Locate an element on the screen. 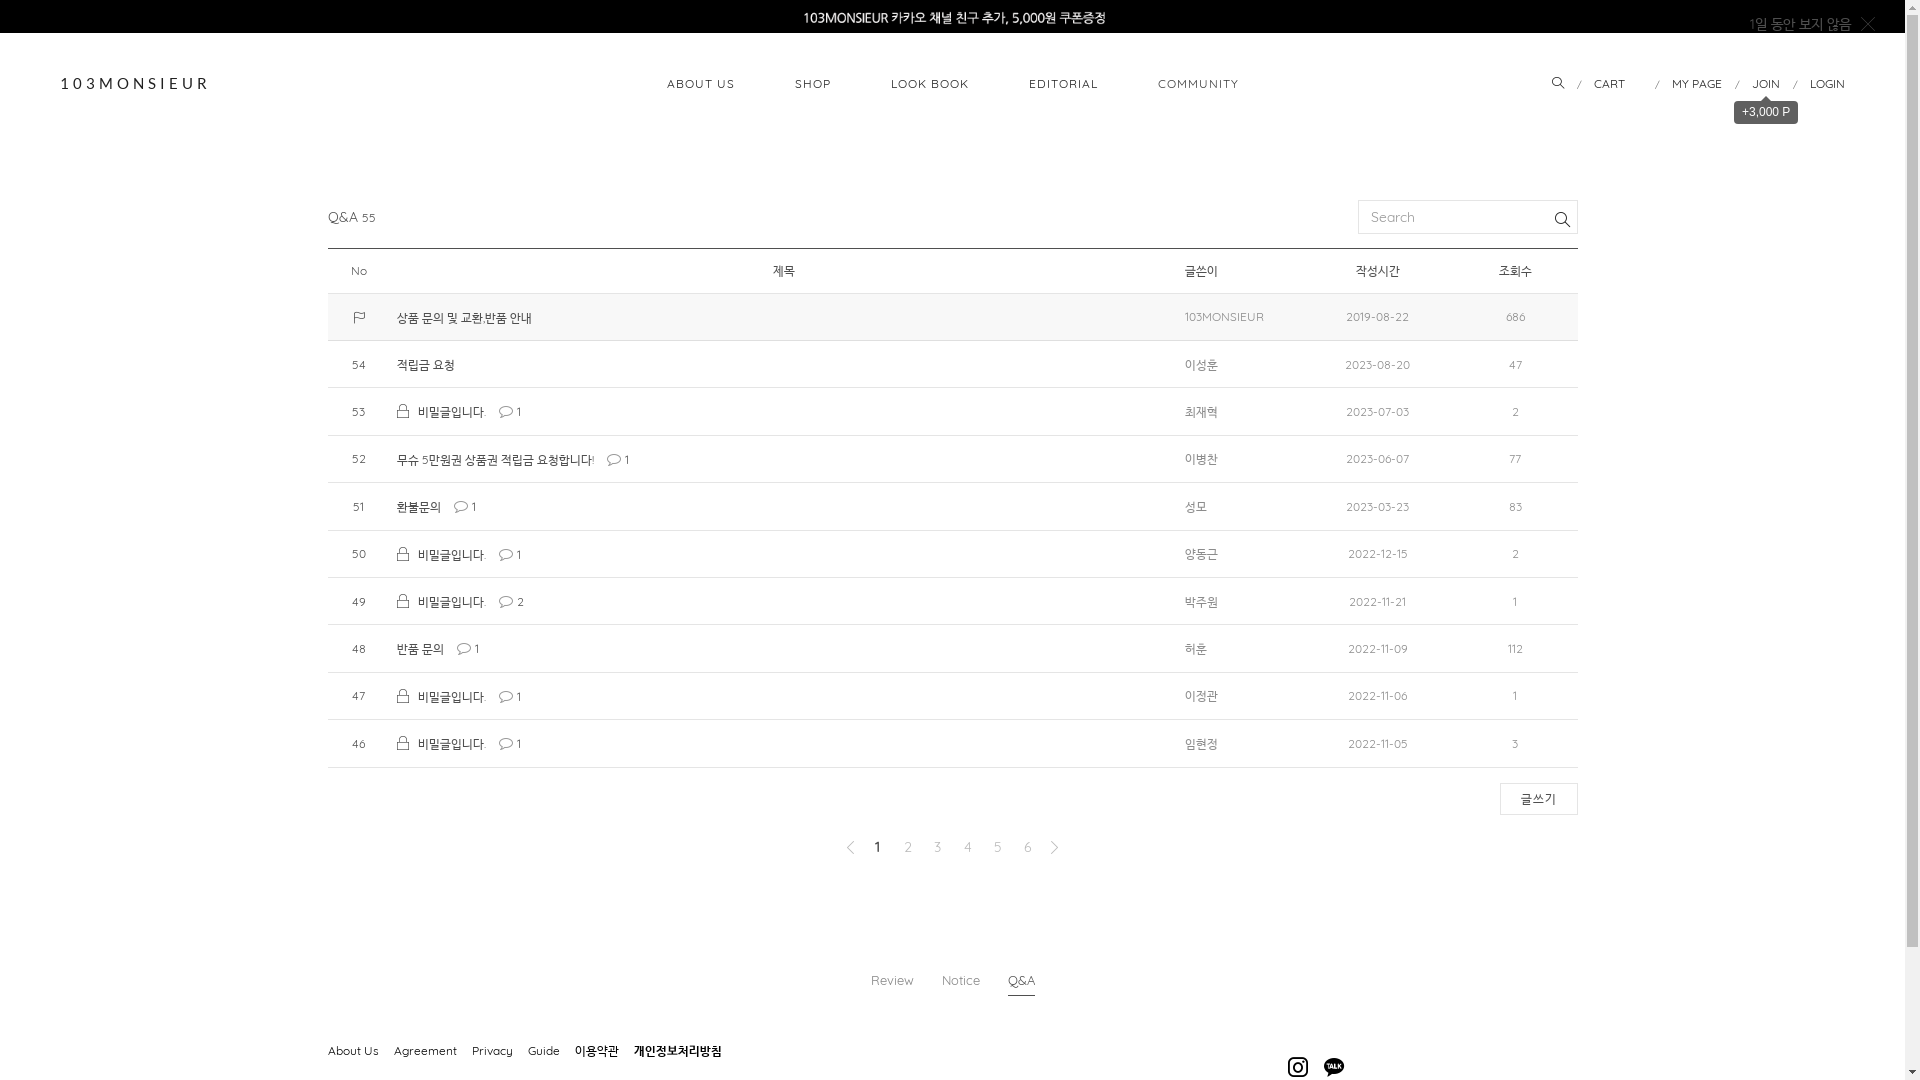 This screenshot has height=1080, width=1920. 'Privacy' is located at coordinates (499, 1049).